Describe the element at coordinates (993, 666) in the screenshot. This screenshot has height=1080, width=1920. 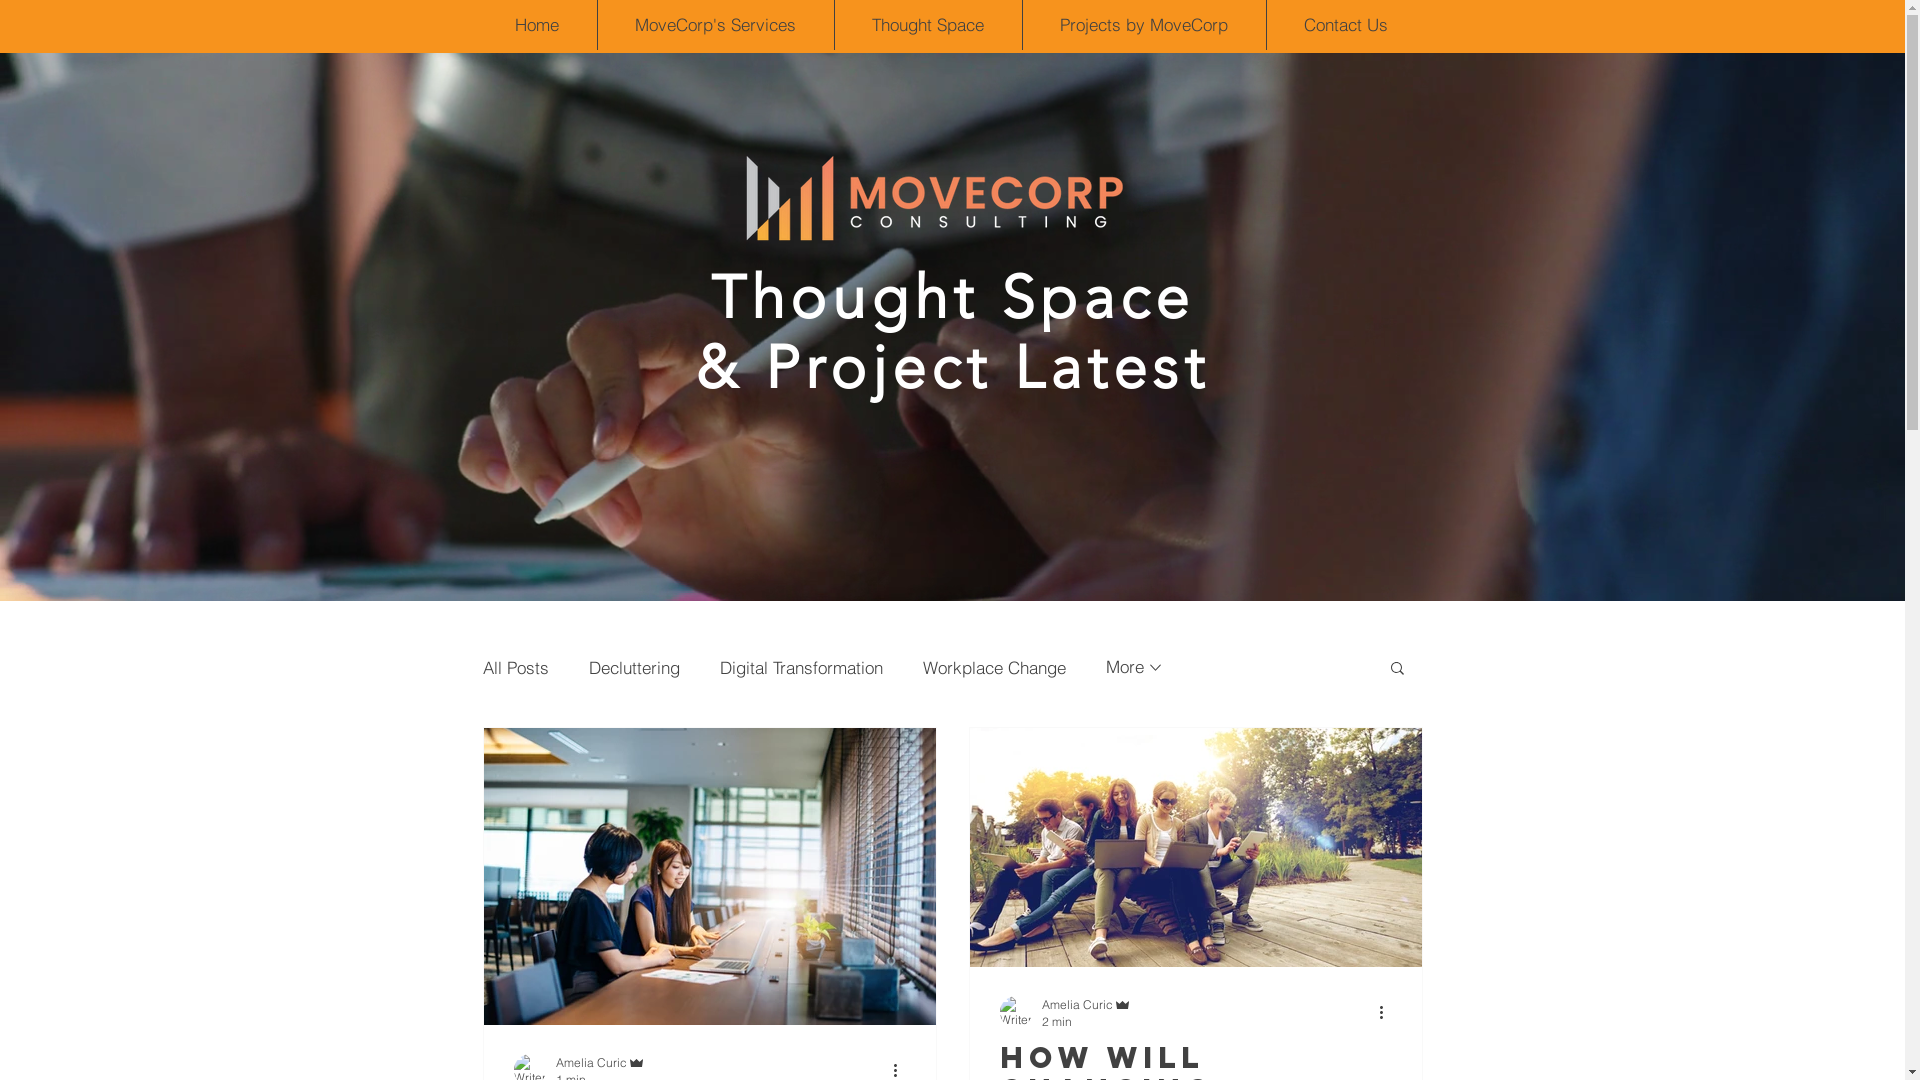
I see `'Workplace Change'` at that location.